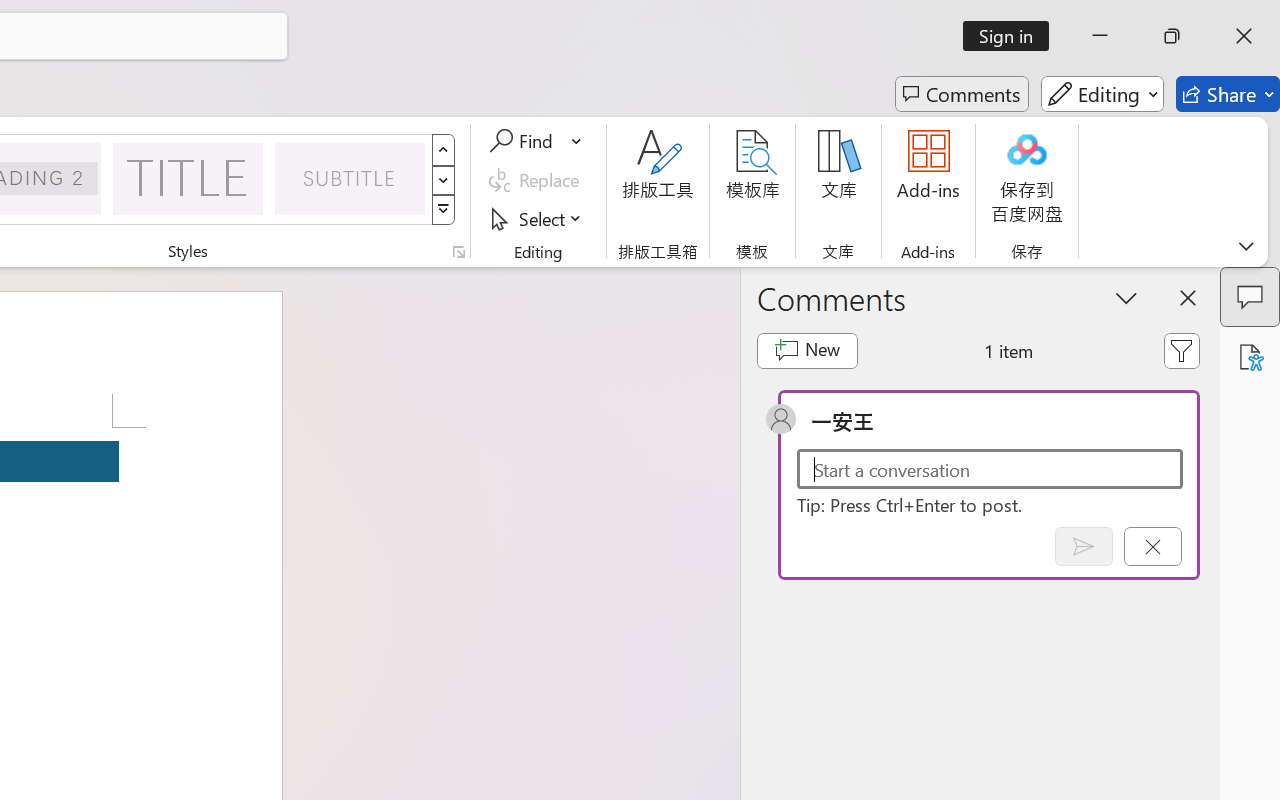 The image size is (1280, 800). What do you see at coordinates (1013, 35) in the screenshot?
I see `'Sign in'` at bounding box center [1013, 35].